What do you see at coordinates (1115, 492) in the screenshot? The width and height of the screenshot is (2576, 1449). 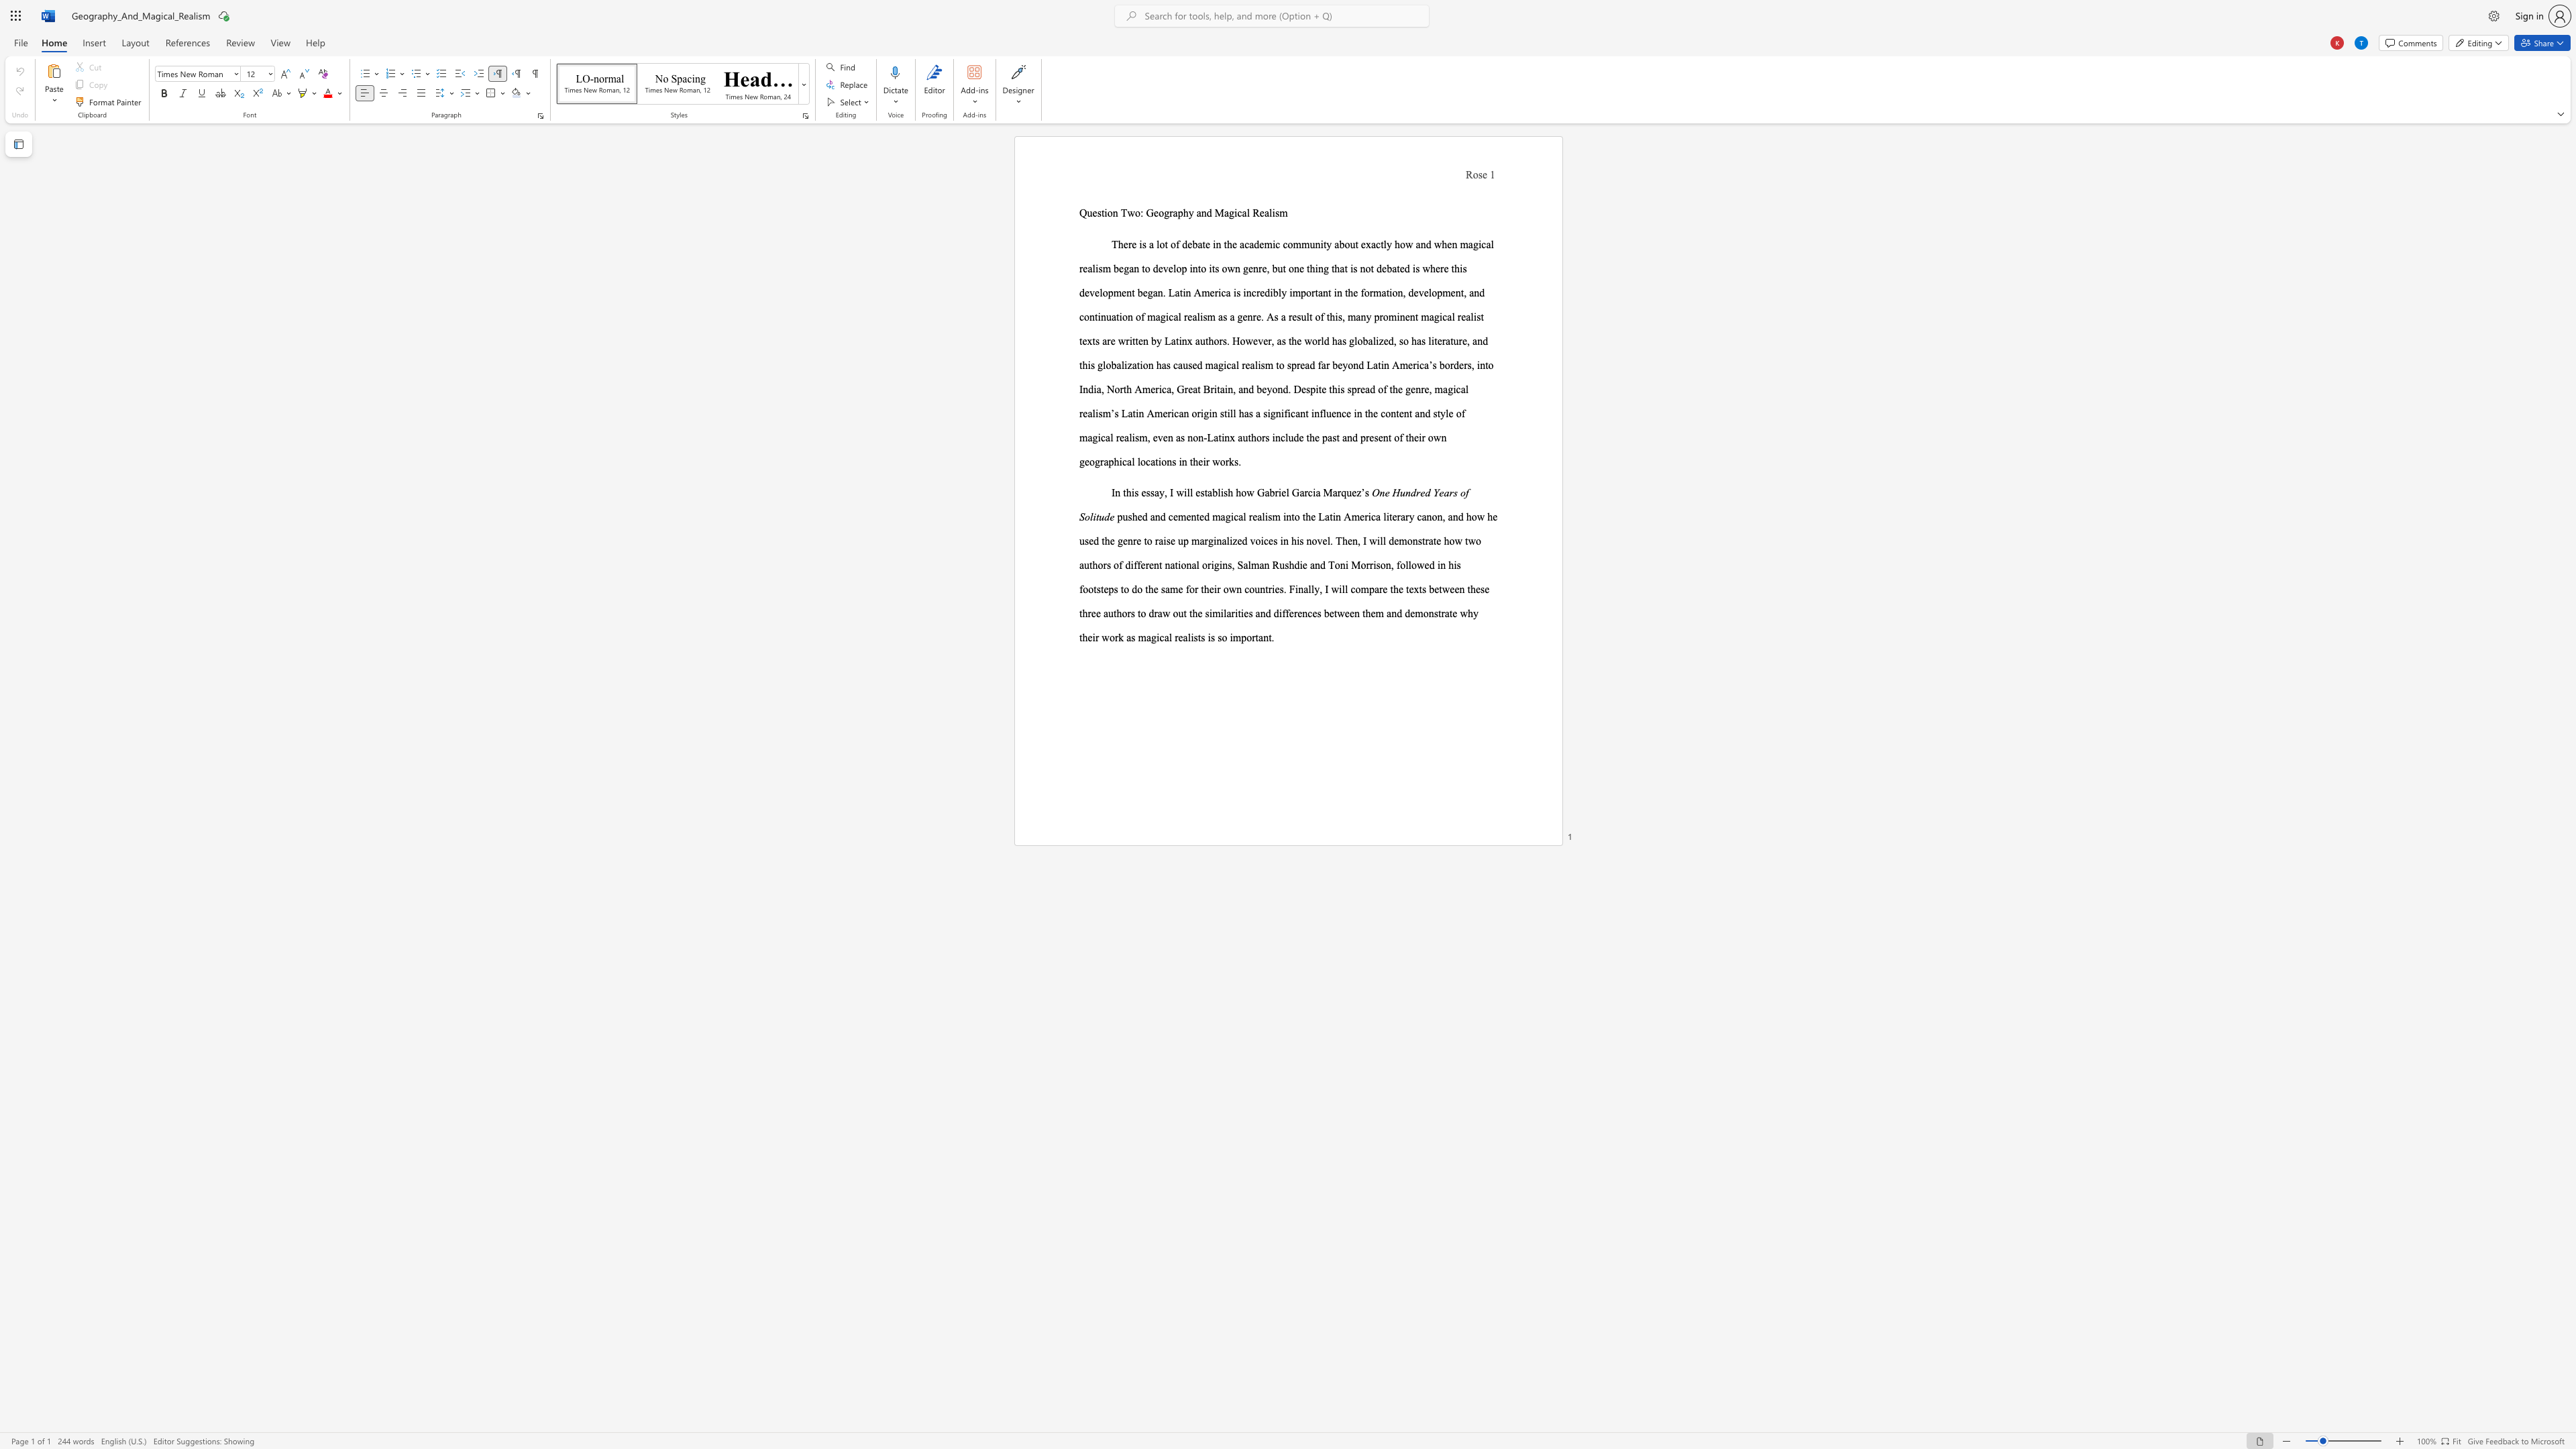 I see `the subset text "n this essay, I wil" within the text "In this essay, I will"` at bounding box center [1115, 492].